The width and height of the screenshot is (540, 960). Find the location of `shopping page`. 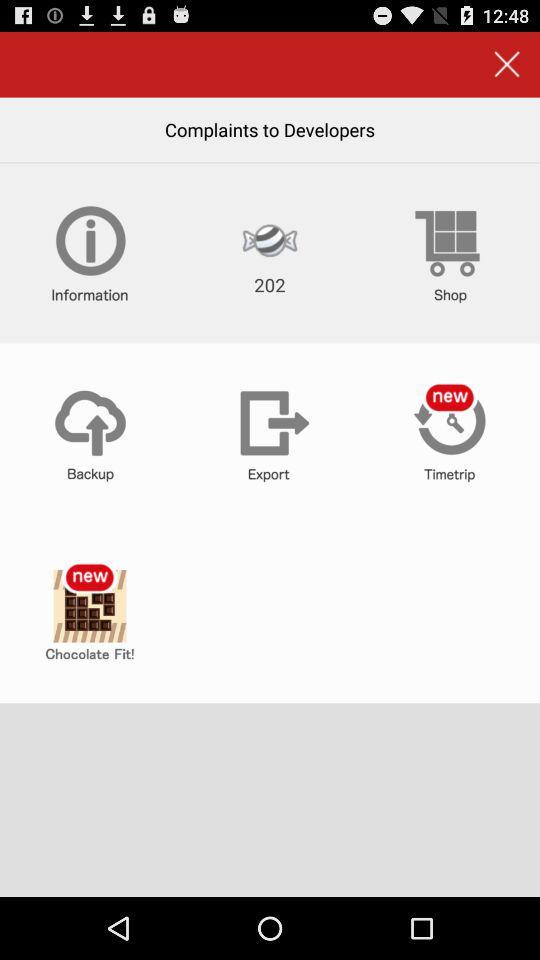

shopping page is located at coordinates (449, 252).